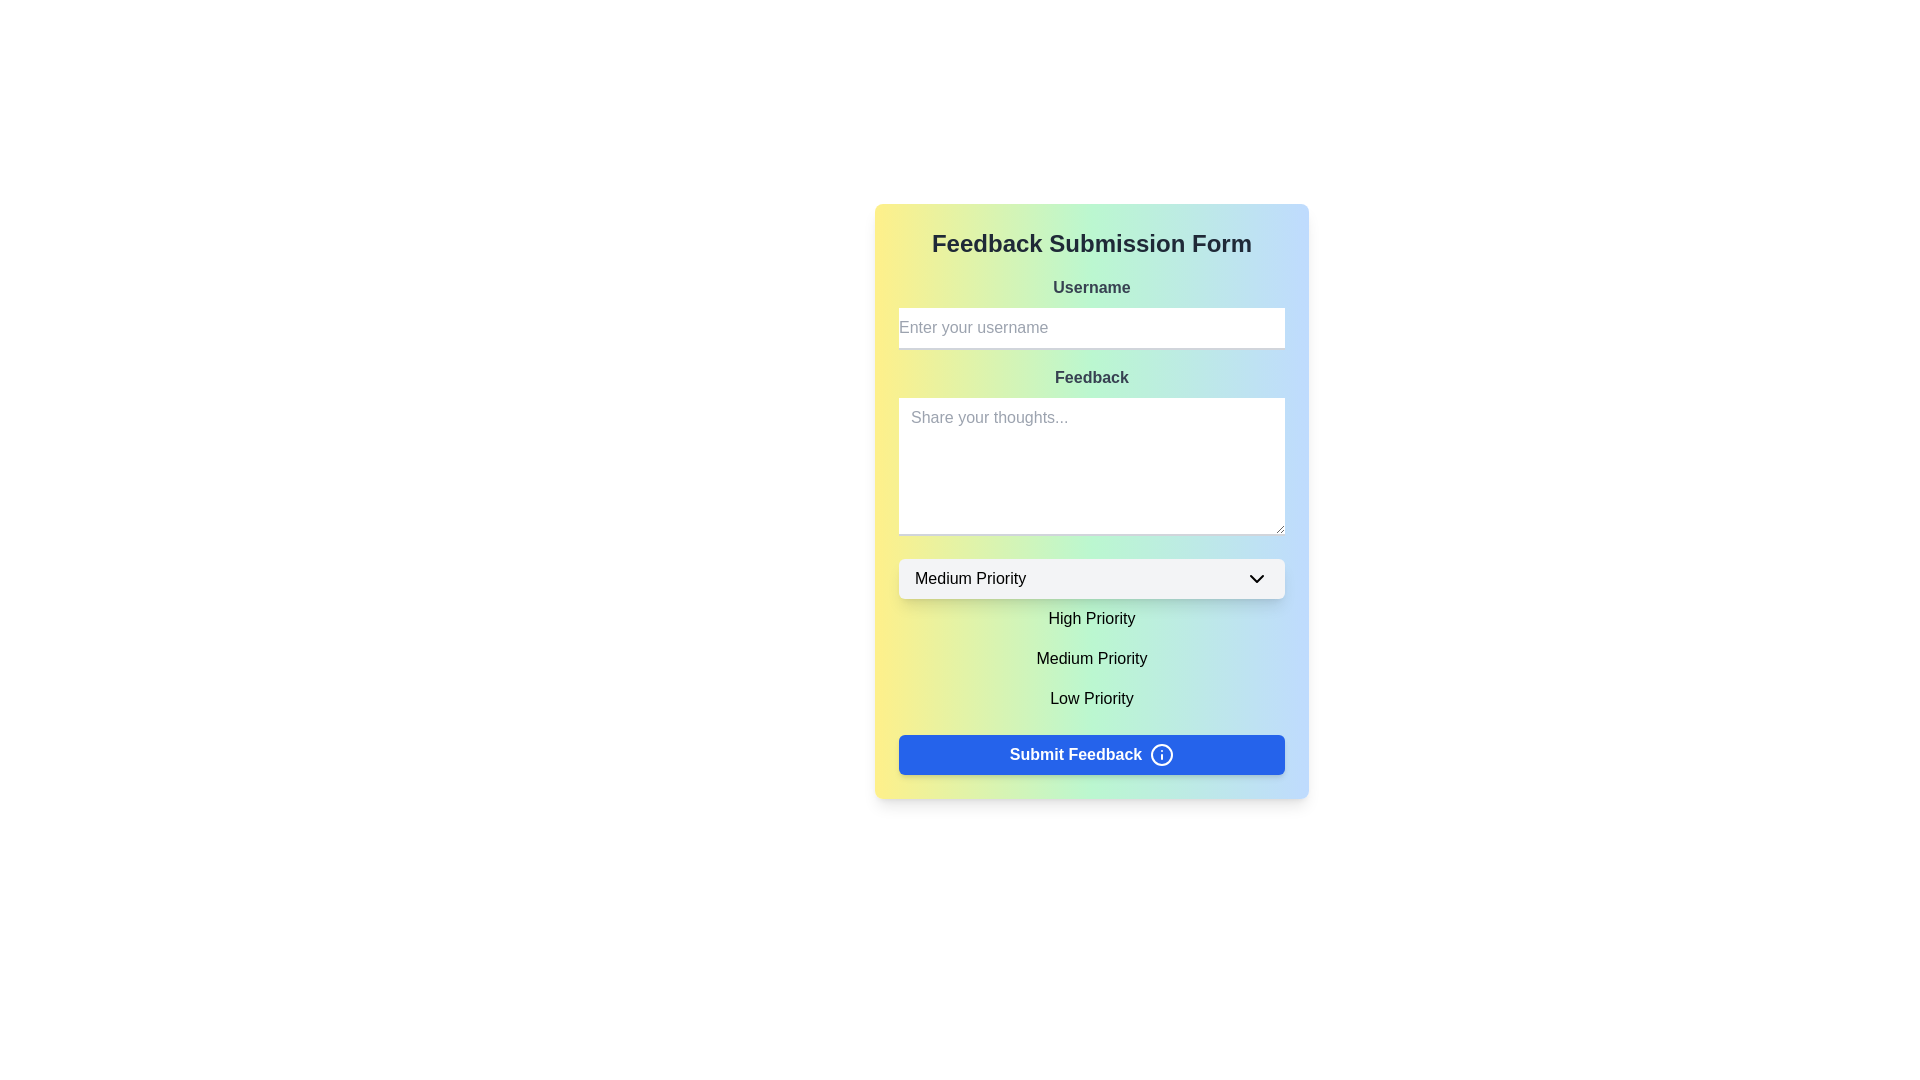 This screenshot has height=1080, width=1920. Describe the element at coordinates (1090, 659) in the screenshot. I see `the 'Medium Priority' dropdown option` at that location.